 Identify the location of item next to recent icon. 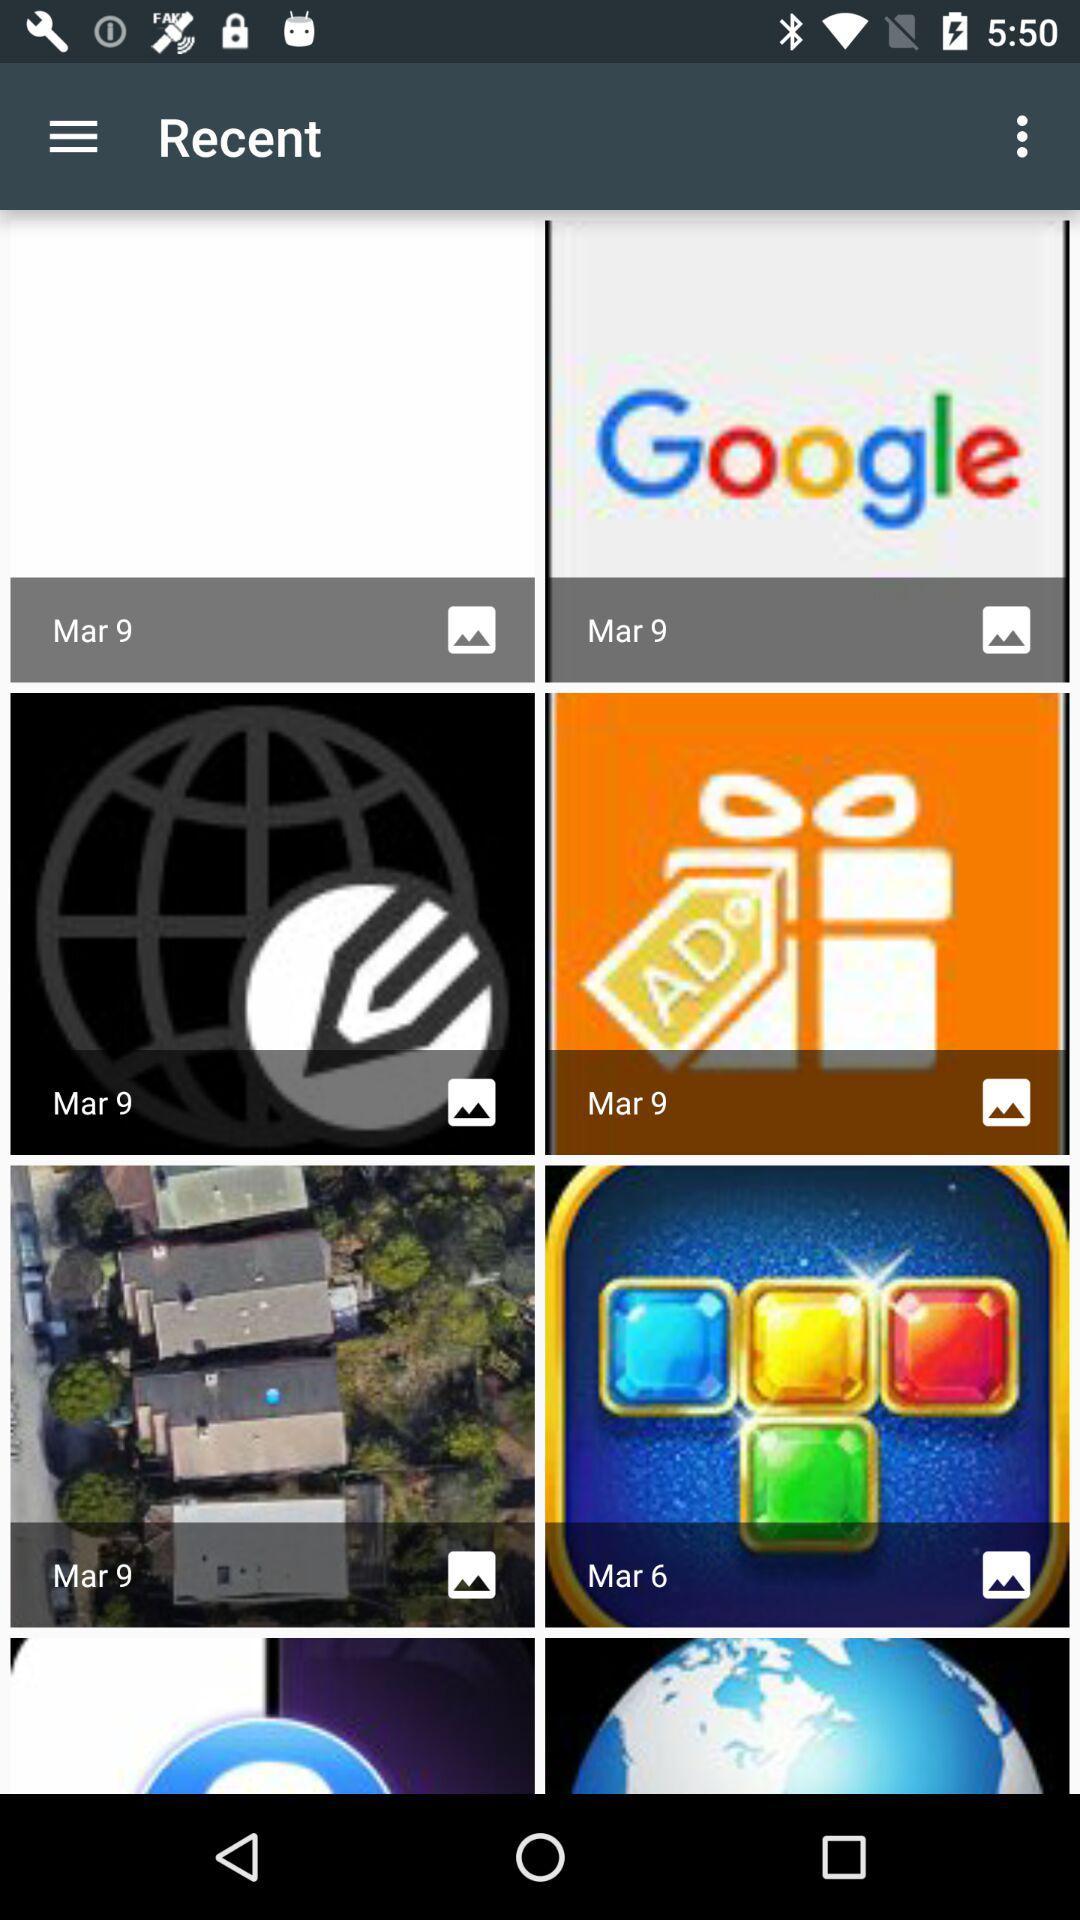
(1027, 135).